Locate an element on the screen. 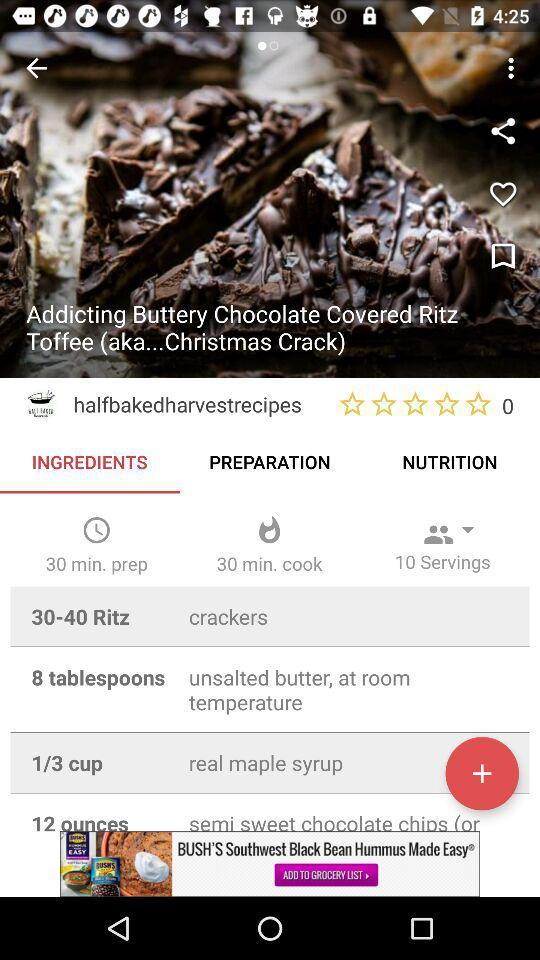 The height and width of the screenshot is (960, 540). the fourth star below the image is located at coordinates (447, 403).